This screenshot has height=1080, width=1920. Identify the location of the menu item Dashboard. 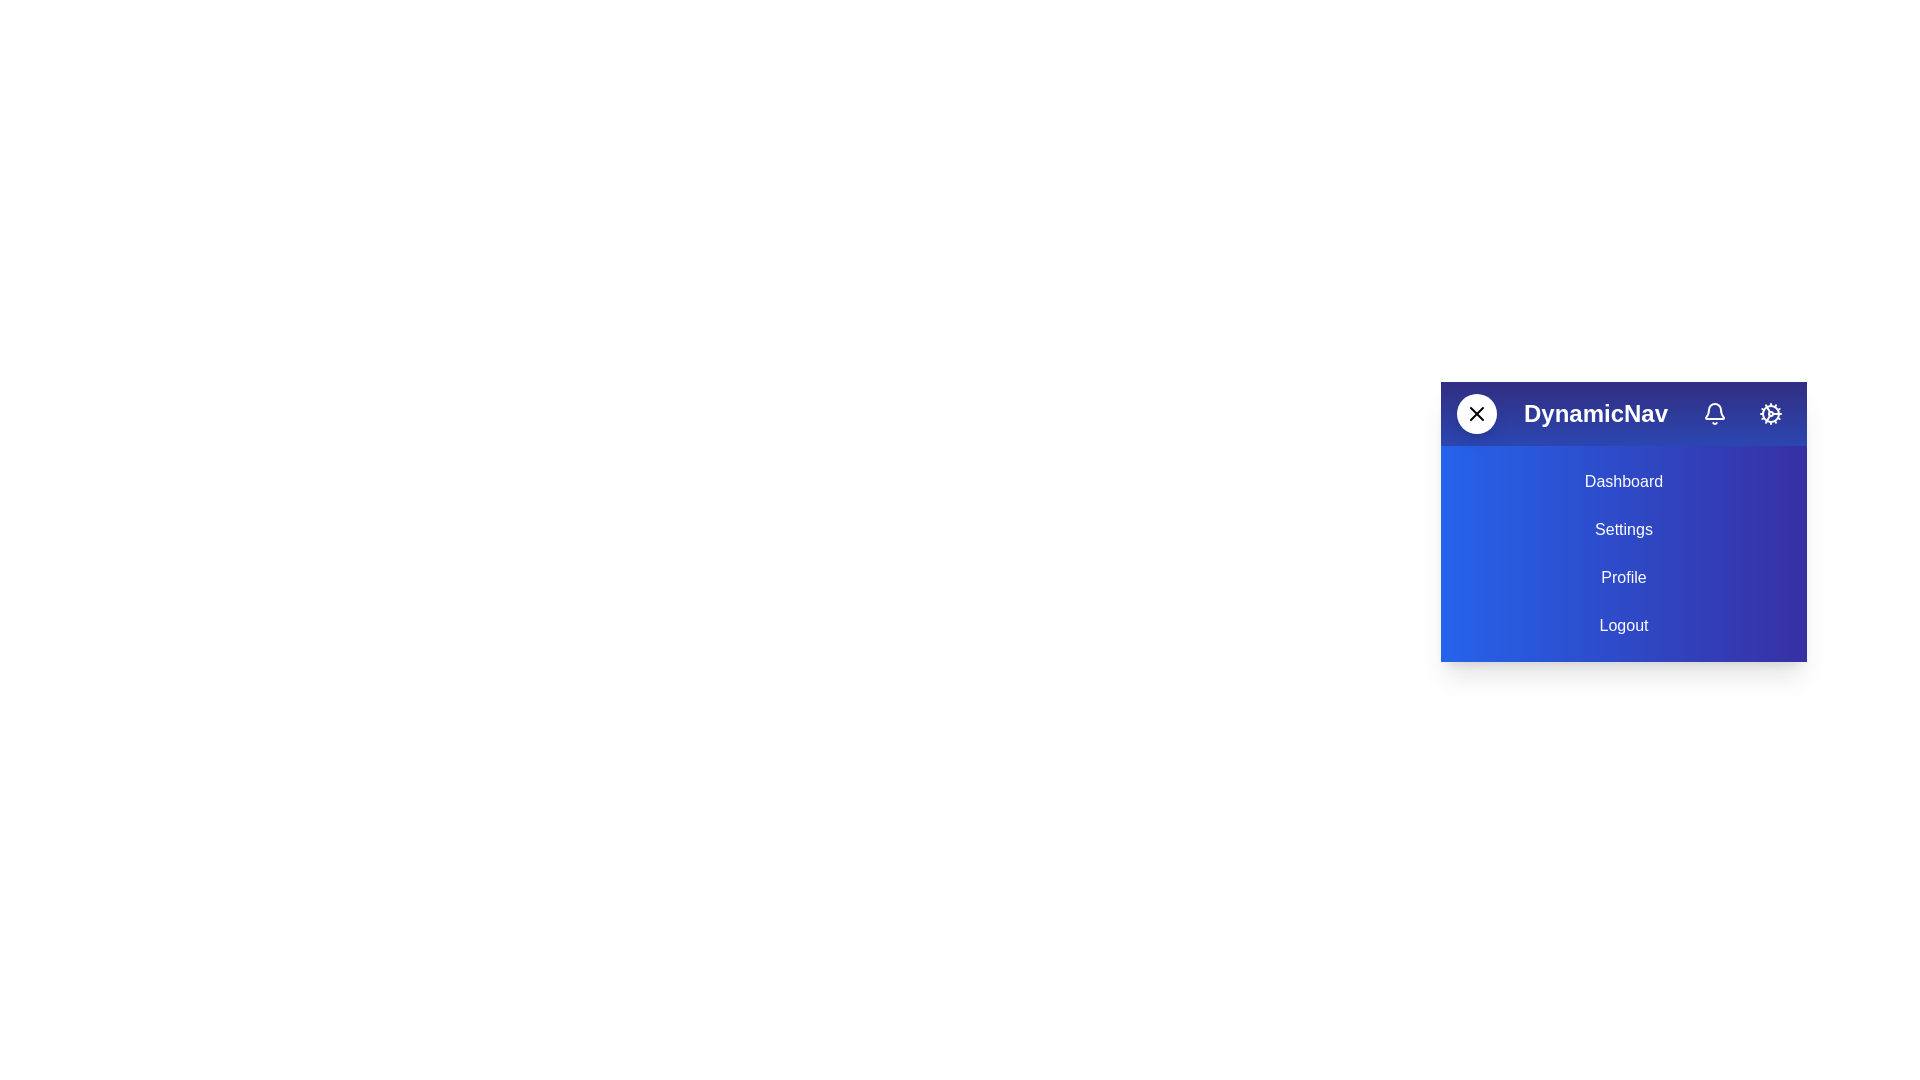
(1623, 482).